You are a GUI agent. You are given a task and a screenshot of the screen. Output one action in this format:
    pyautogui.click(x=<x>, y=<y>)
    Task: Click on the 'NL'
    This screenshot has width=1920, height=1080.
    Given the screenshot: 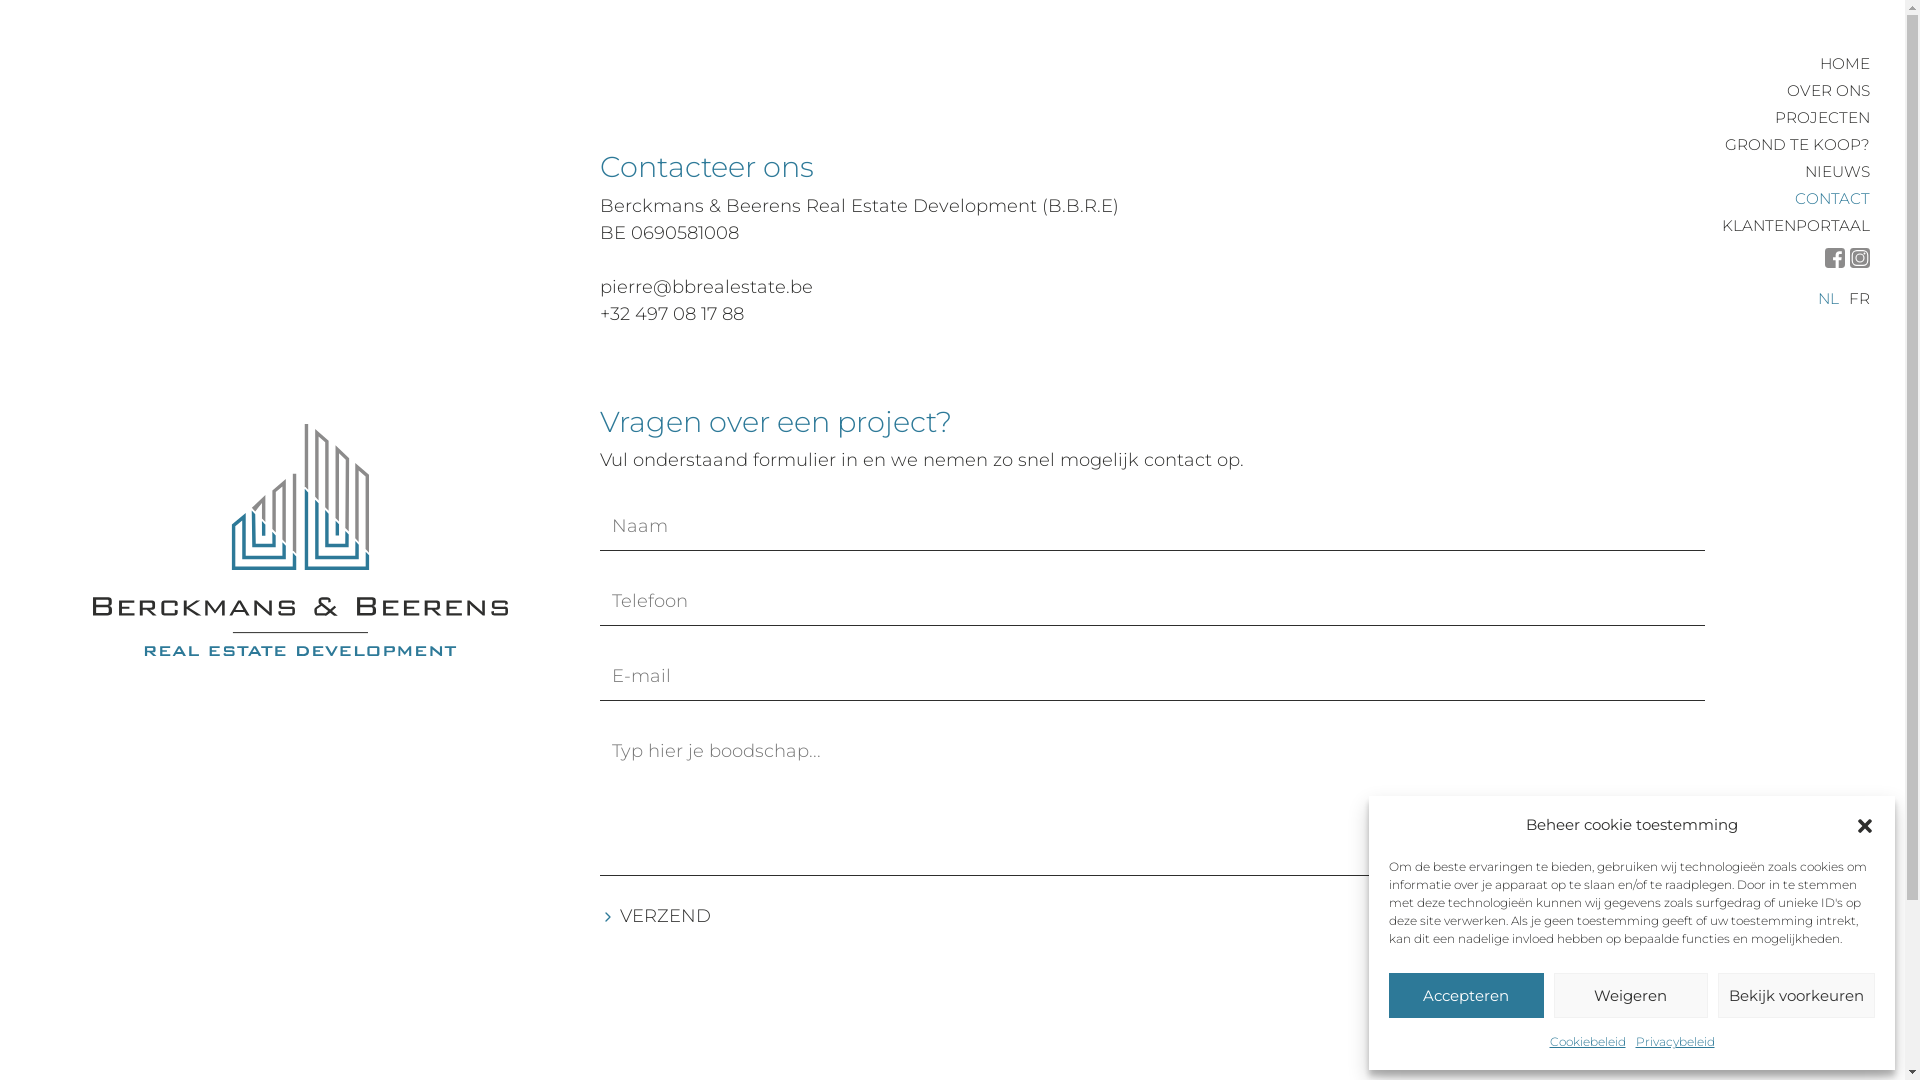 What is the action you would take?
    pyautogui.click(x=1828, y=298)
    